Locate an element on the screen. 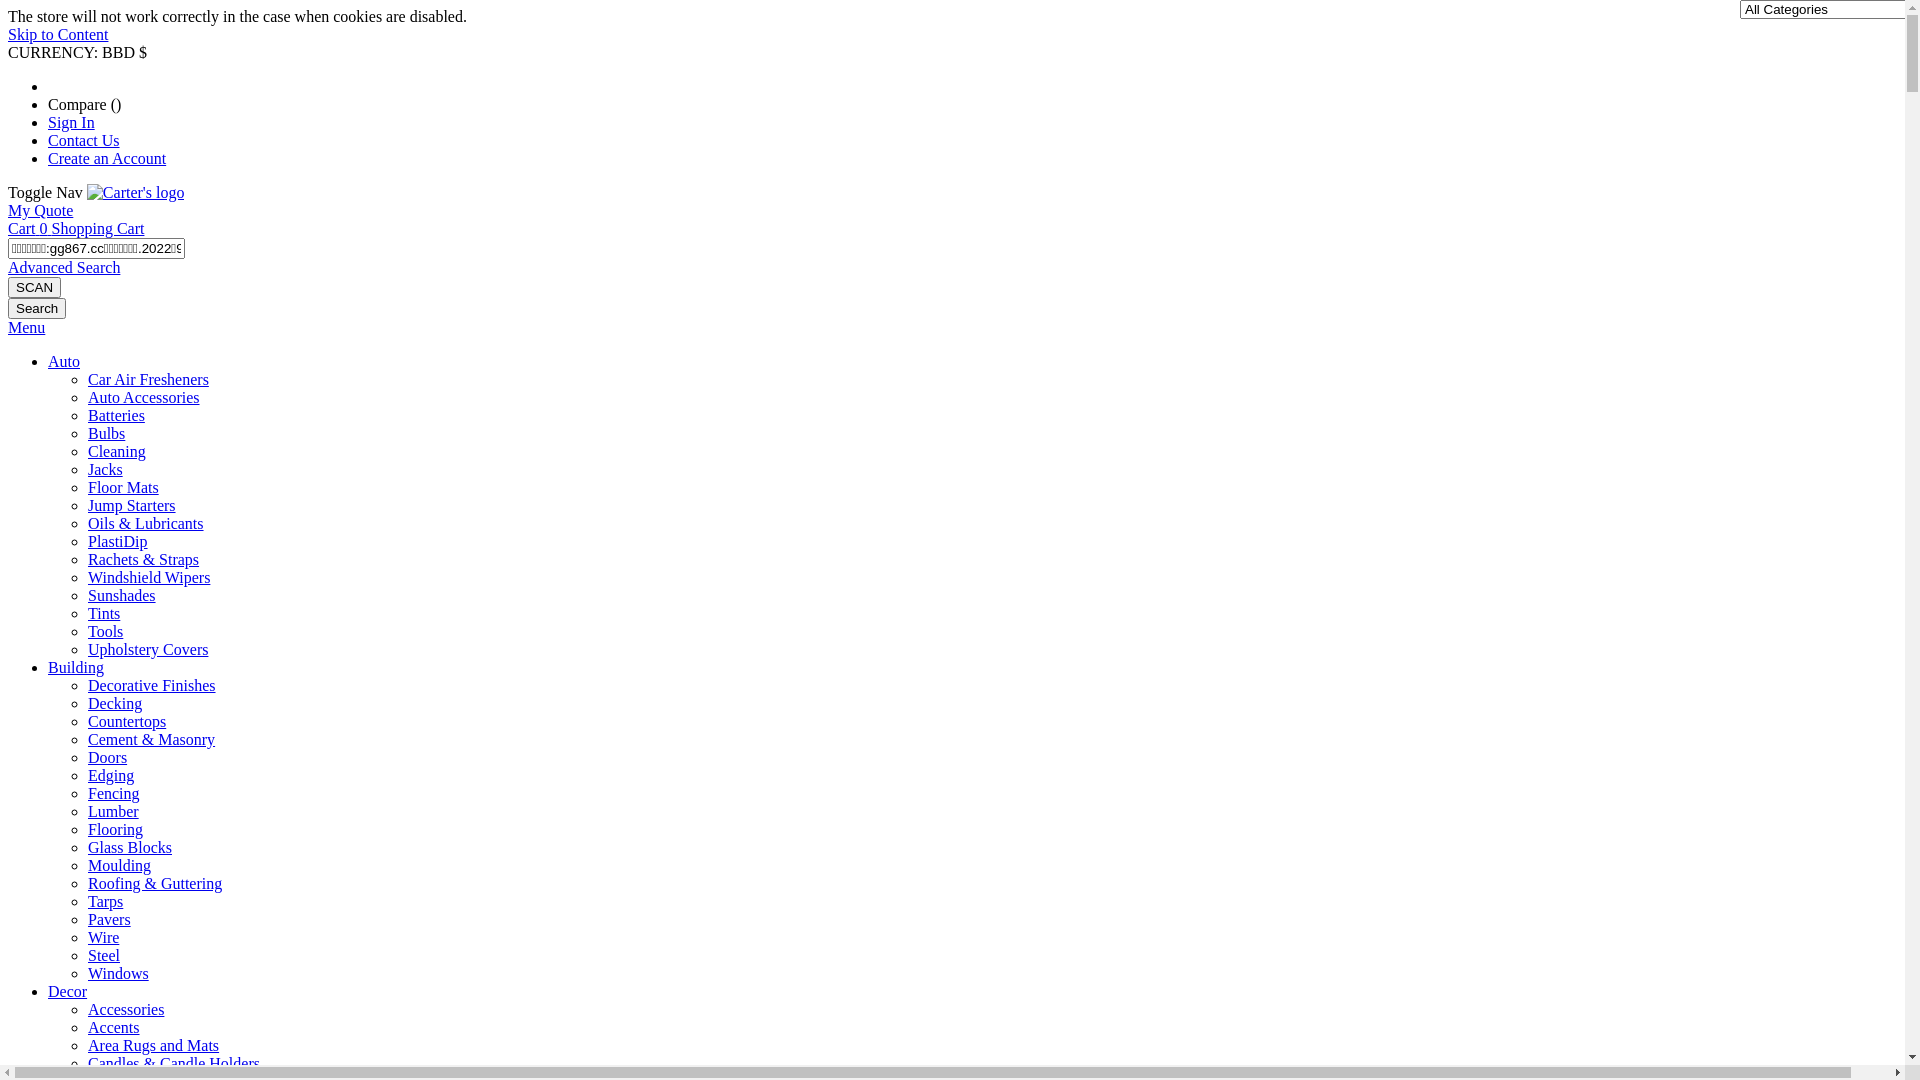  'Roofing & Guttering' is located at coordinates (86, 882).